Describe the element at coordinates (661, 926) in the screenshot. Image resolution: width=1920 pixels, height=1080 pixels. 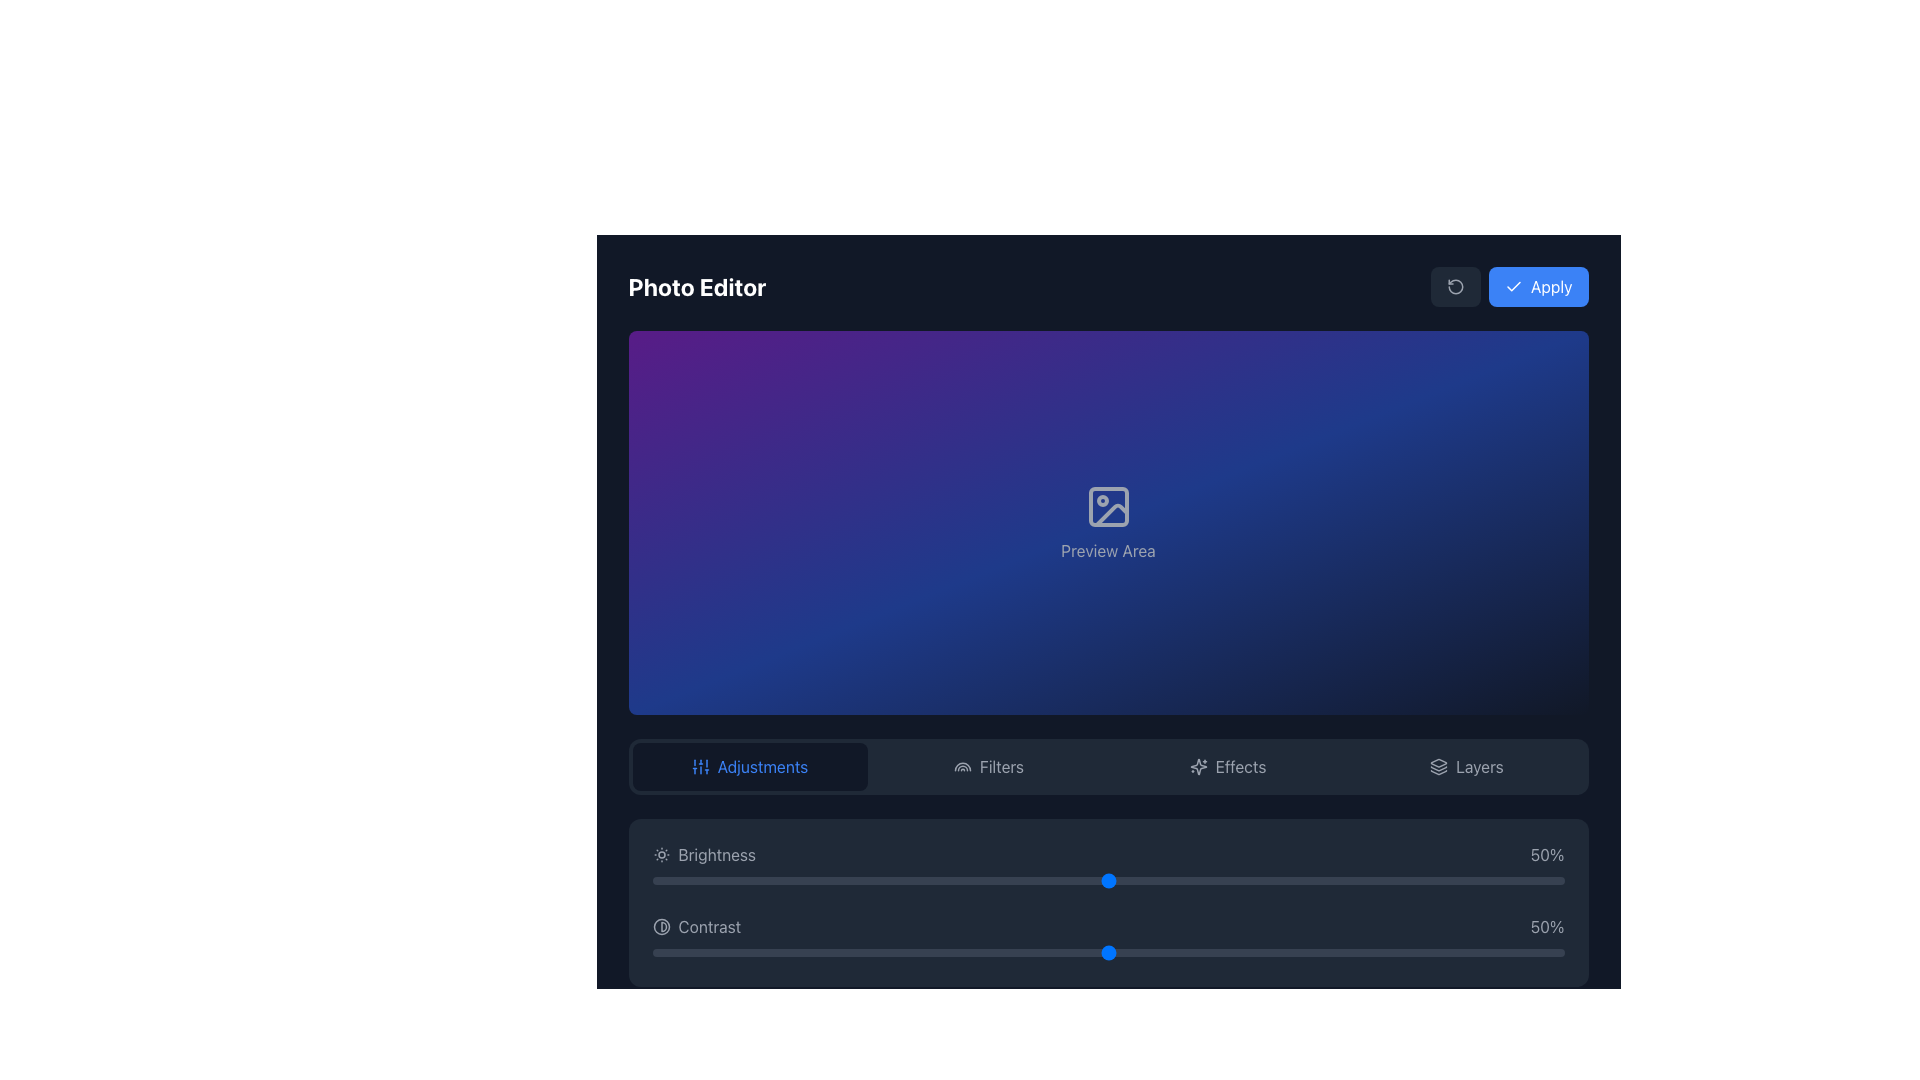
I see `the circular icon located to the left of the 'Contrast' text label` at that location.